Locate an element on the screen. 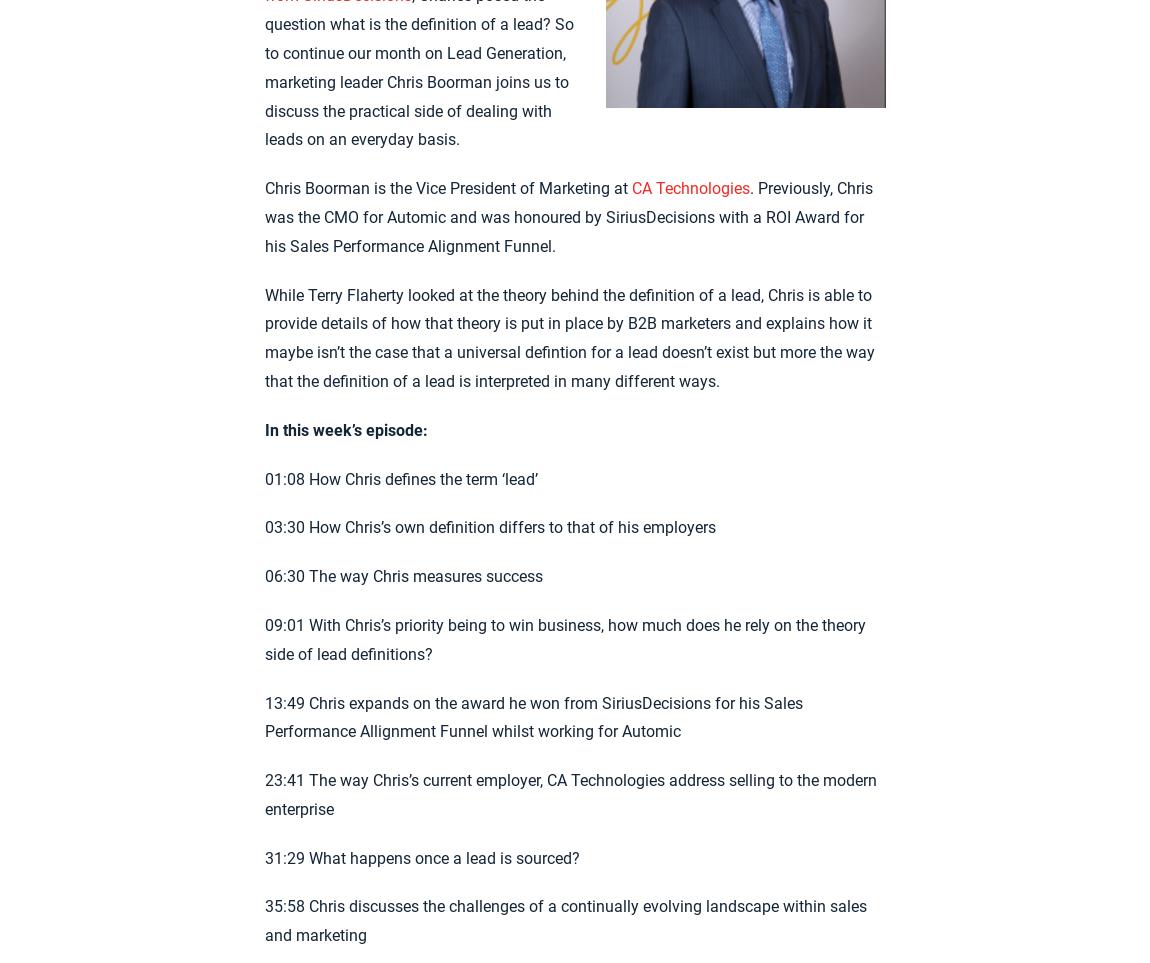  'Chris Boorman is the Vice President of Marketing at' is located at coordinates (447, 187).